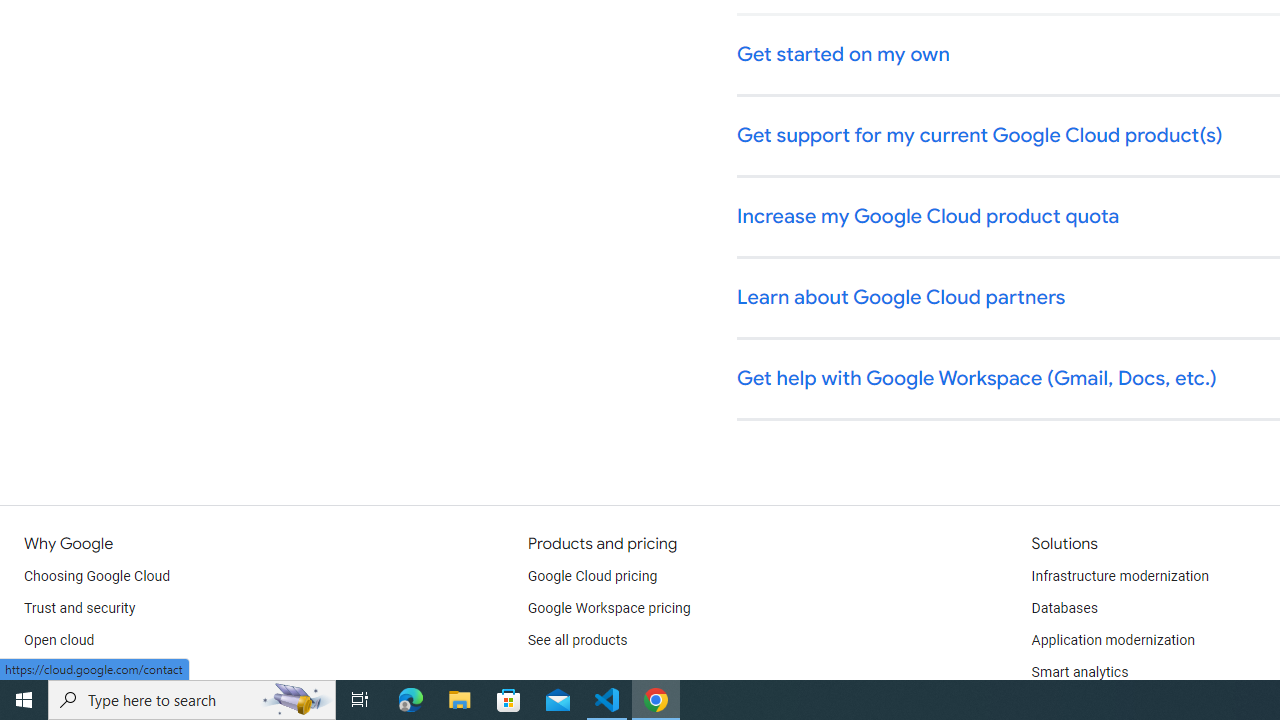 The height and width of the screenshot is (720, 1280). Describe the element at coordinates (608, 608) in the screenshot. I see `'Google Workspace pricing'` at that location.